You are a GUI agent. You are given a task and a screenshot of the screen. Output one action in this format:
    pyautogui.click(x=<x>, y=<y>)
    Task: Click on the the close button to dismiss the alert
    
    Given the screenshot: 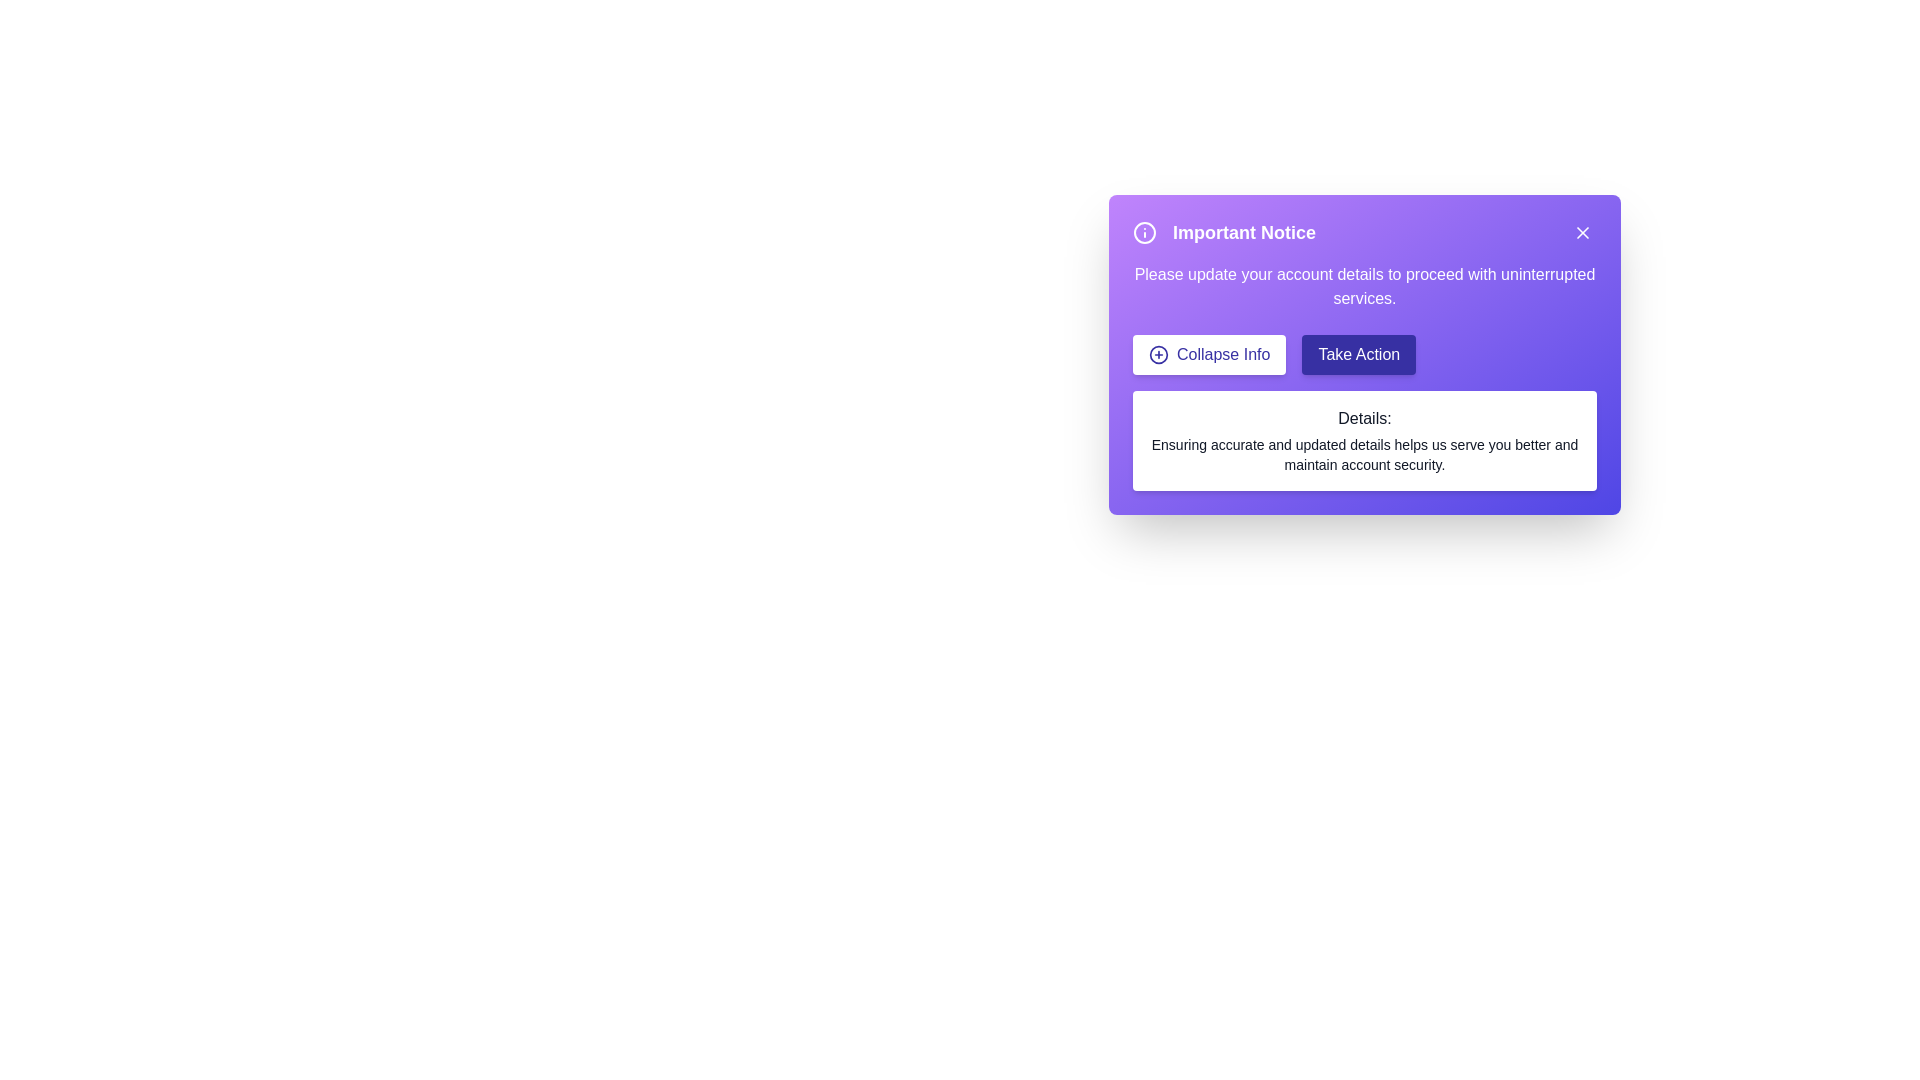 What is the action you would take?
    pyautogui.click(x=1582, y=231)
    